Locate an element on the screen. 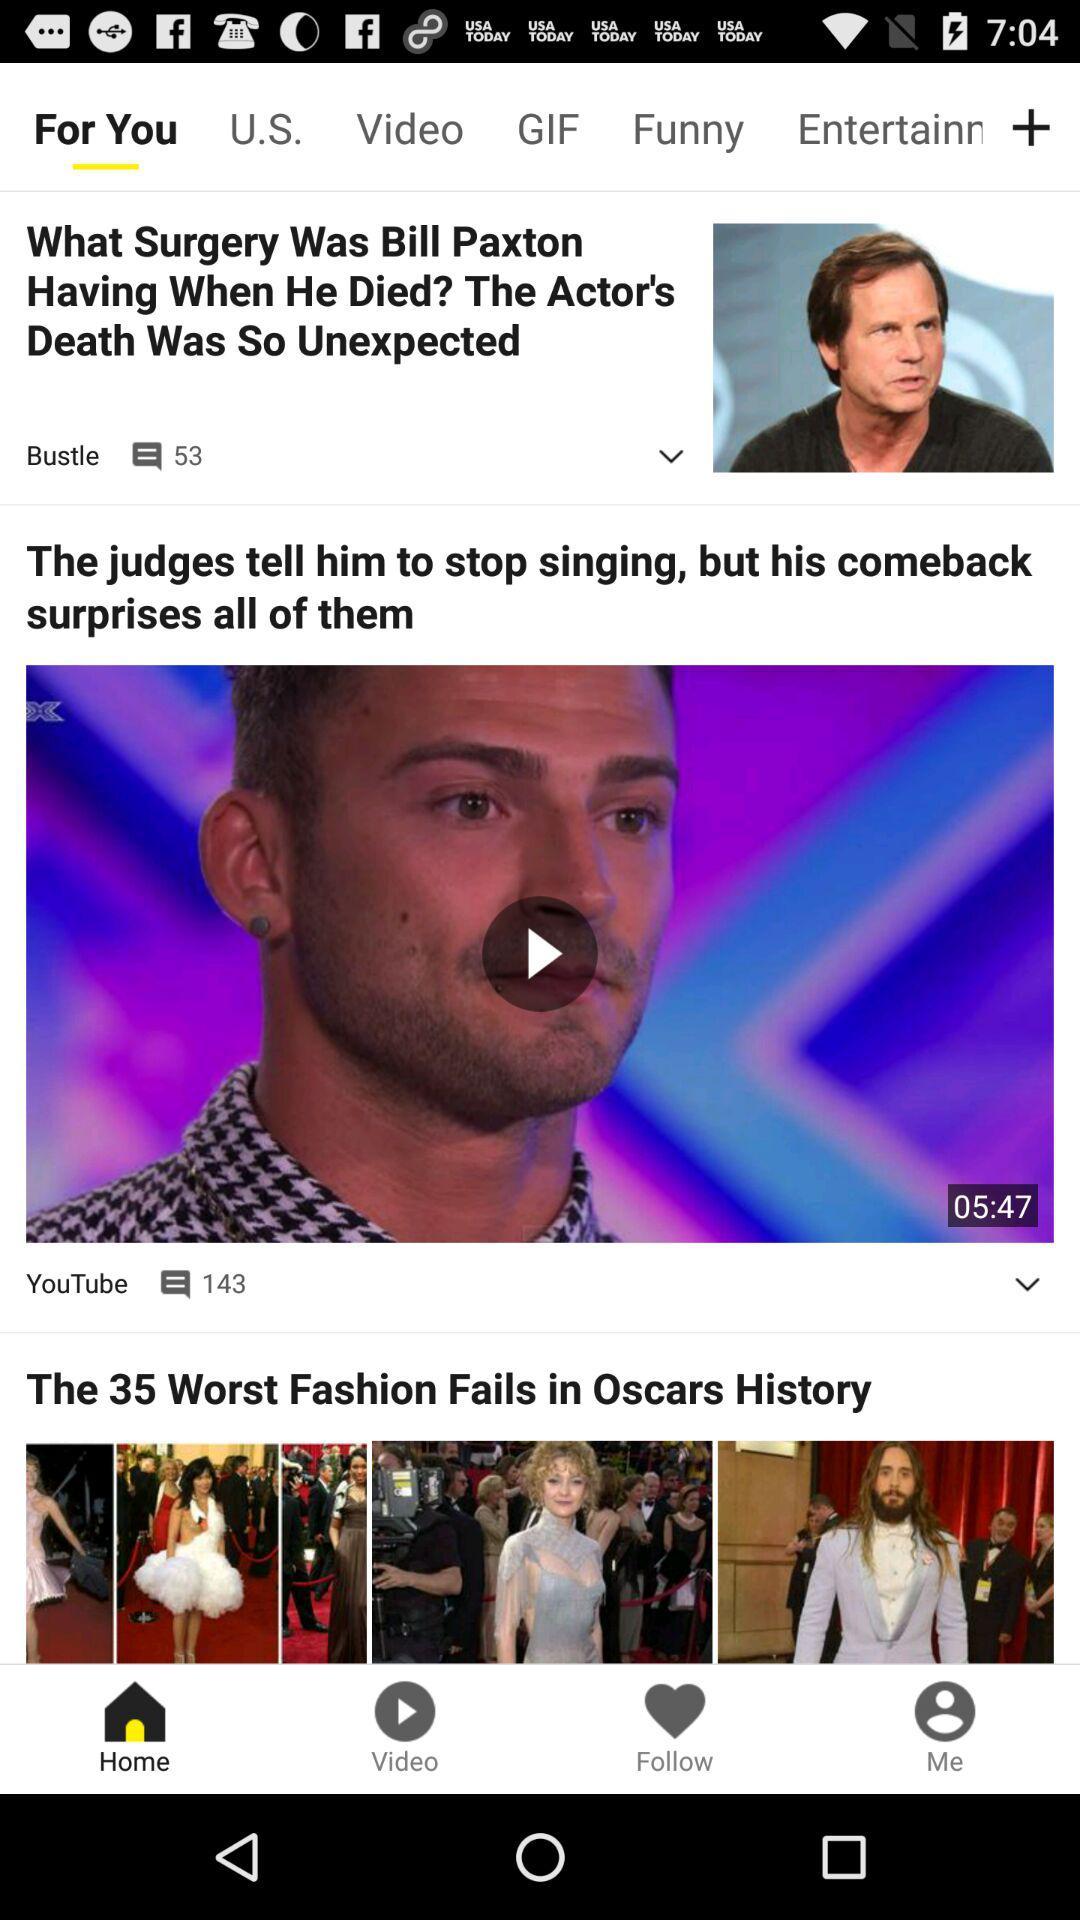 The height and width of the screenshot is (1920, 1080). autoplay option is located at coordinates (1027, 1284).